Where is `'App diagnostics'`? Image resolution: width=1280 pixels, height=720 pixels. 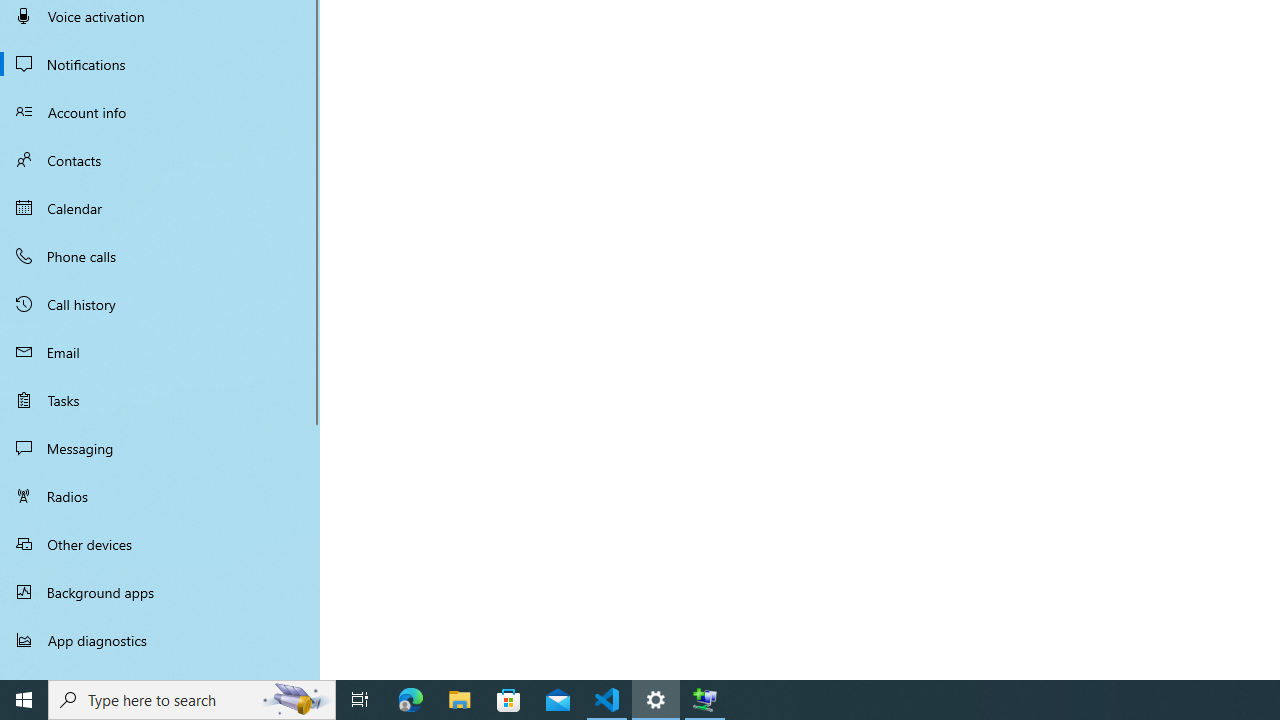
'App diagnostics' is located at coordinates (160, 640).